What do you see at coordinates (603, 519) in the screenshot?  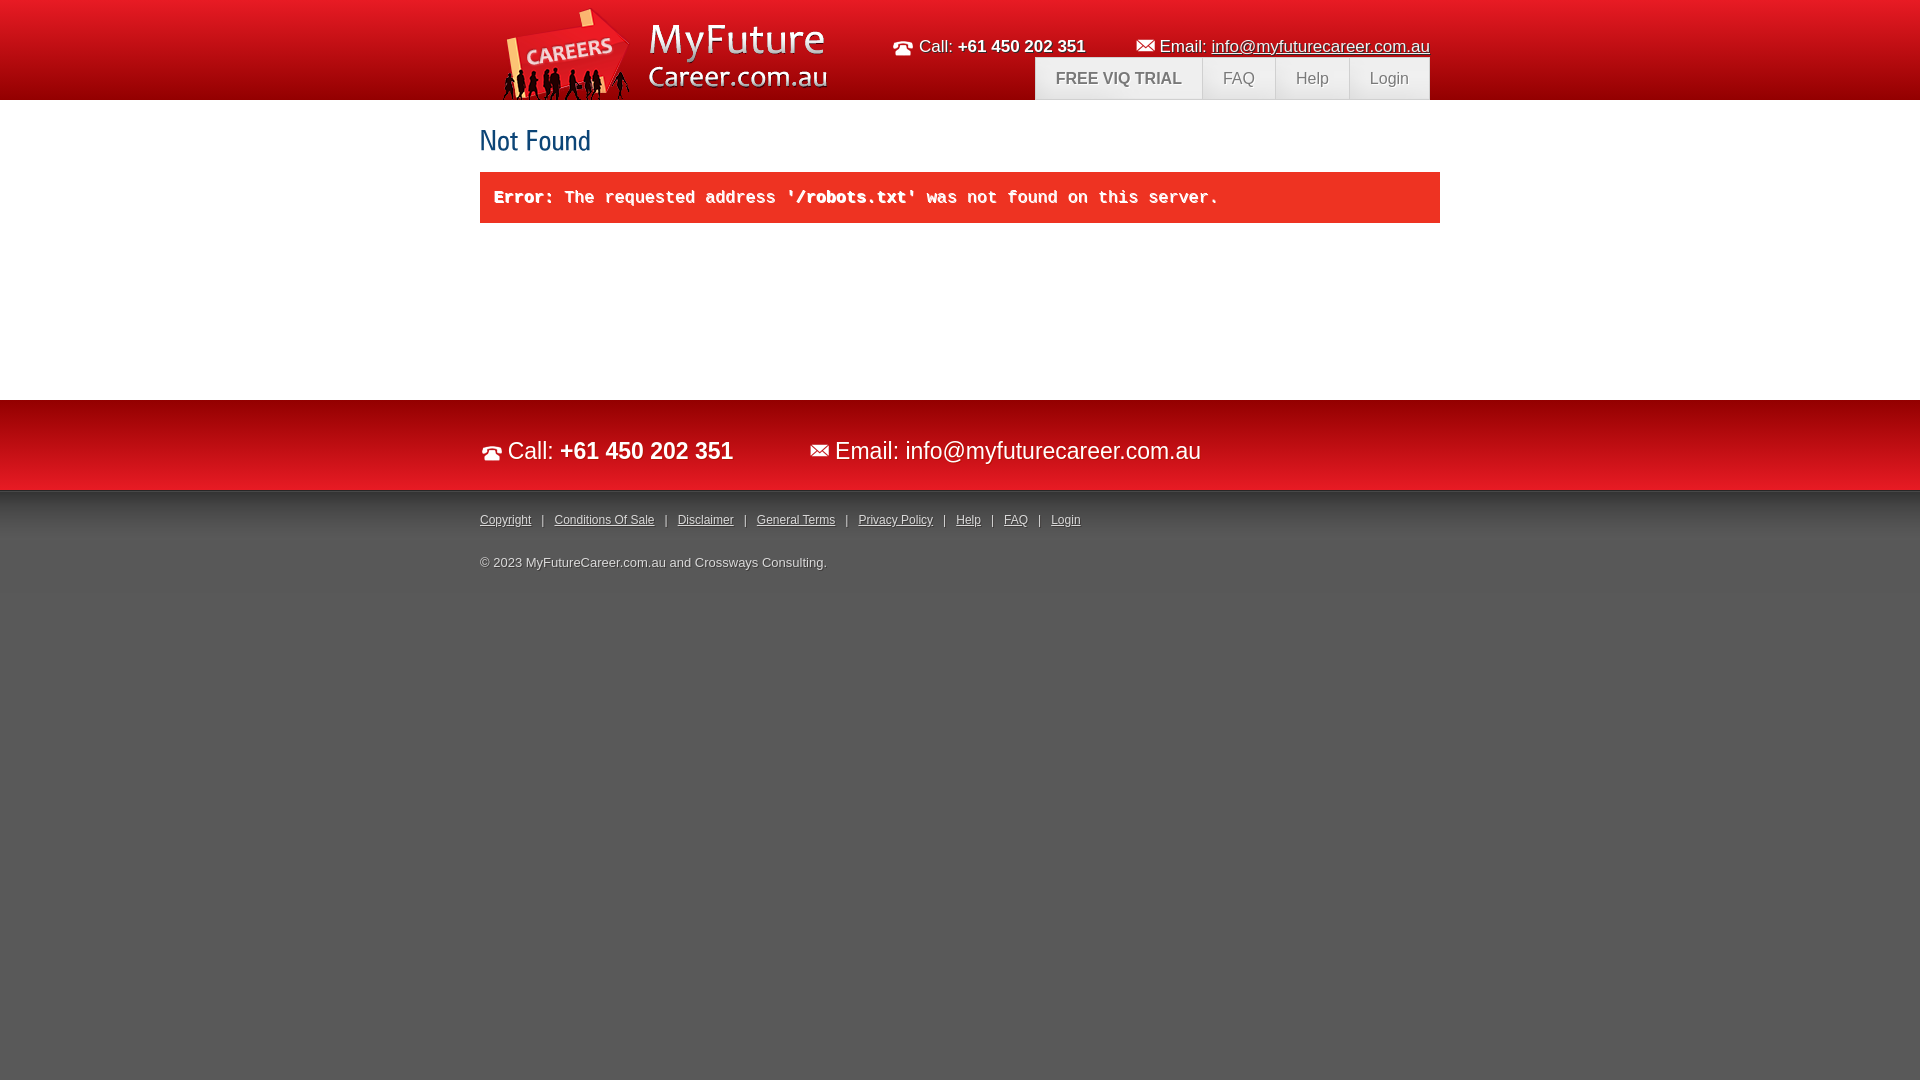 I see `'Conditions Of Sale'` at bounding box center [603, 519].